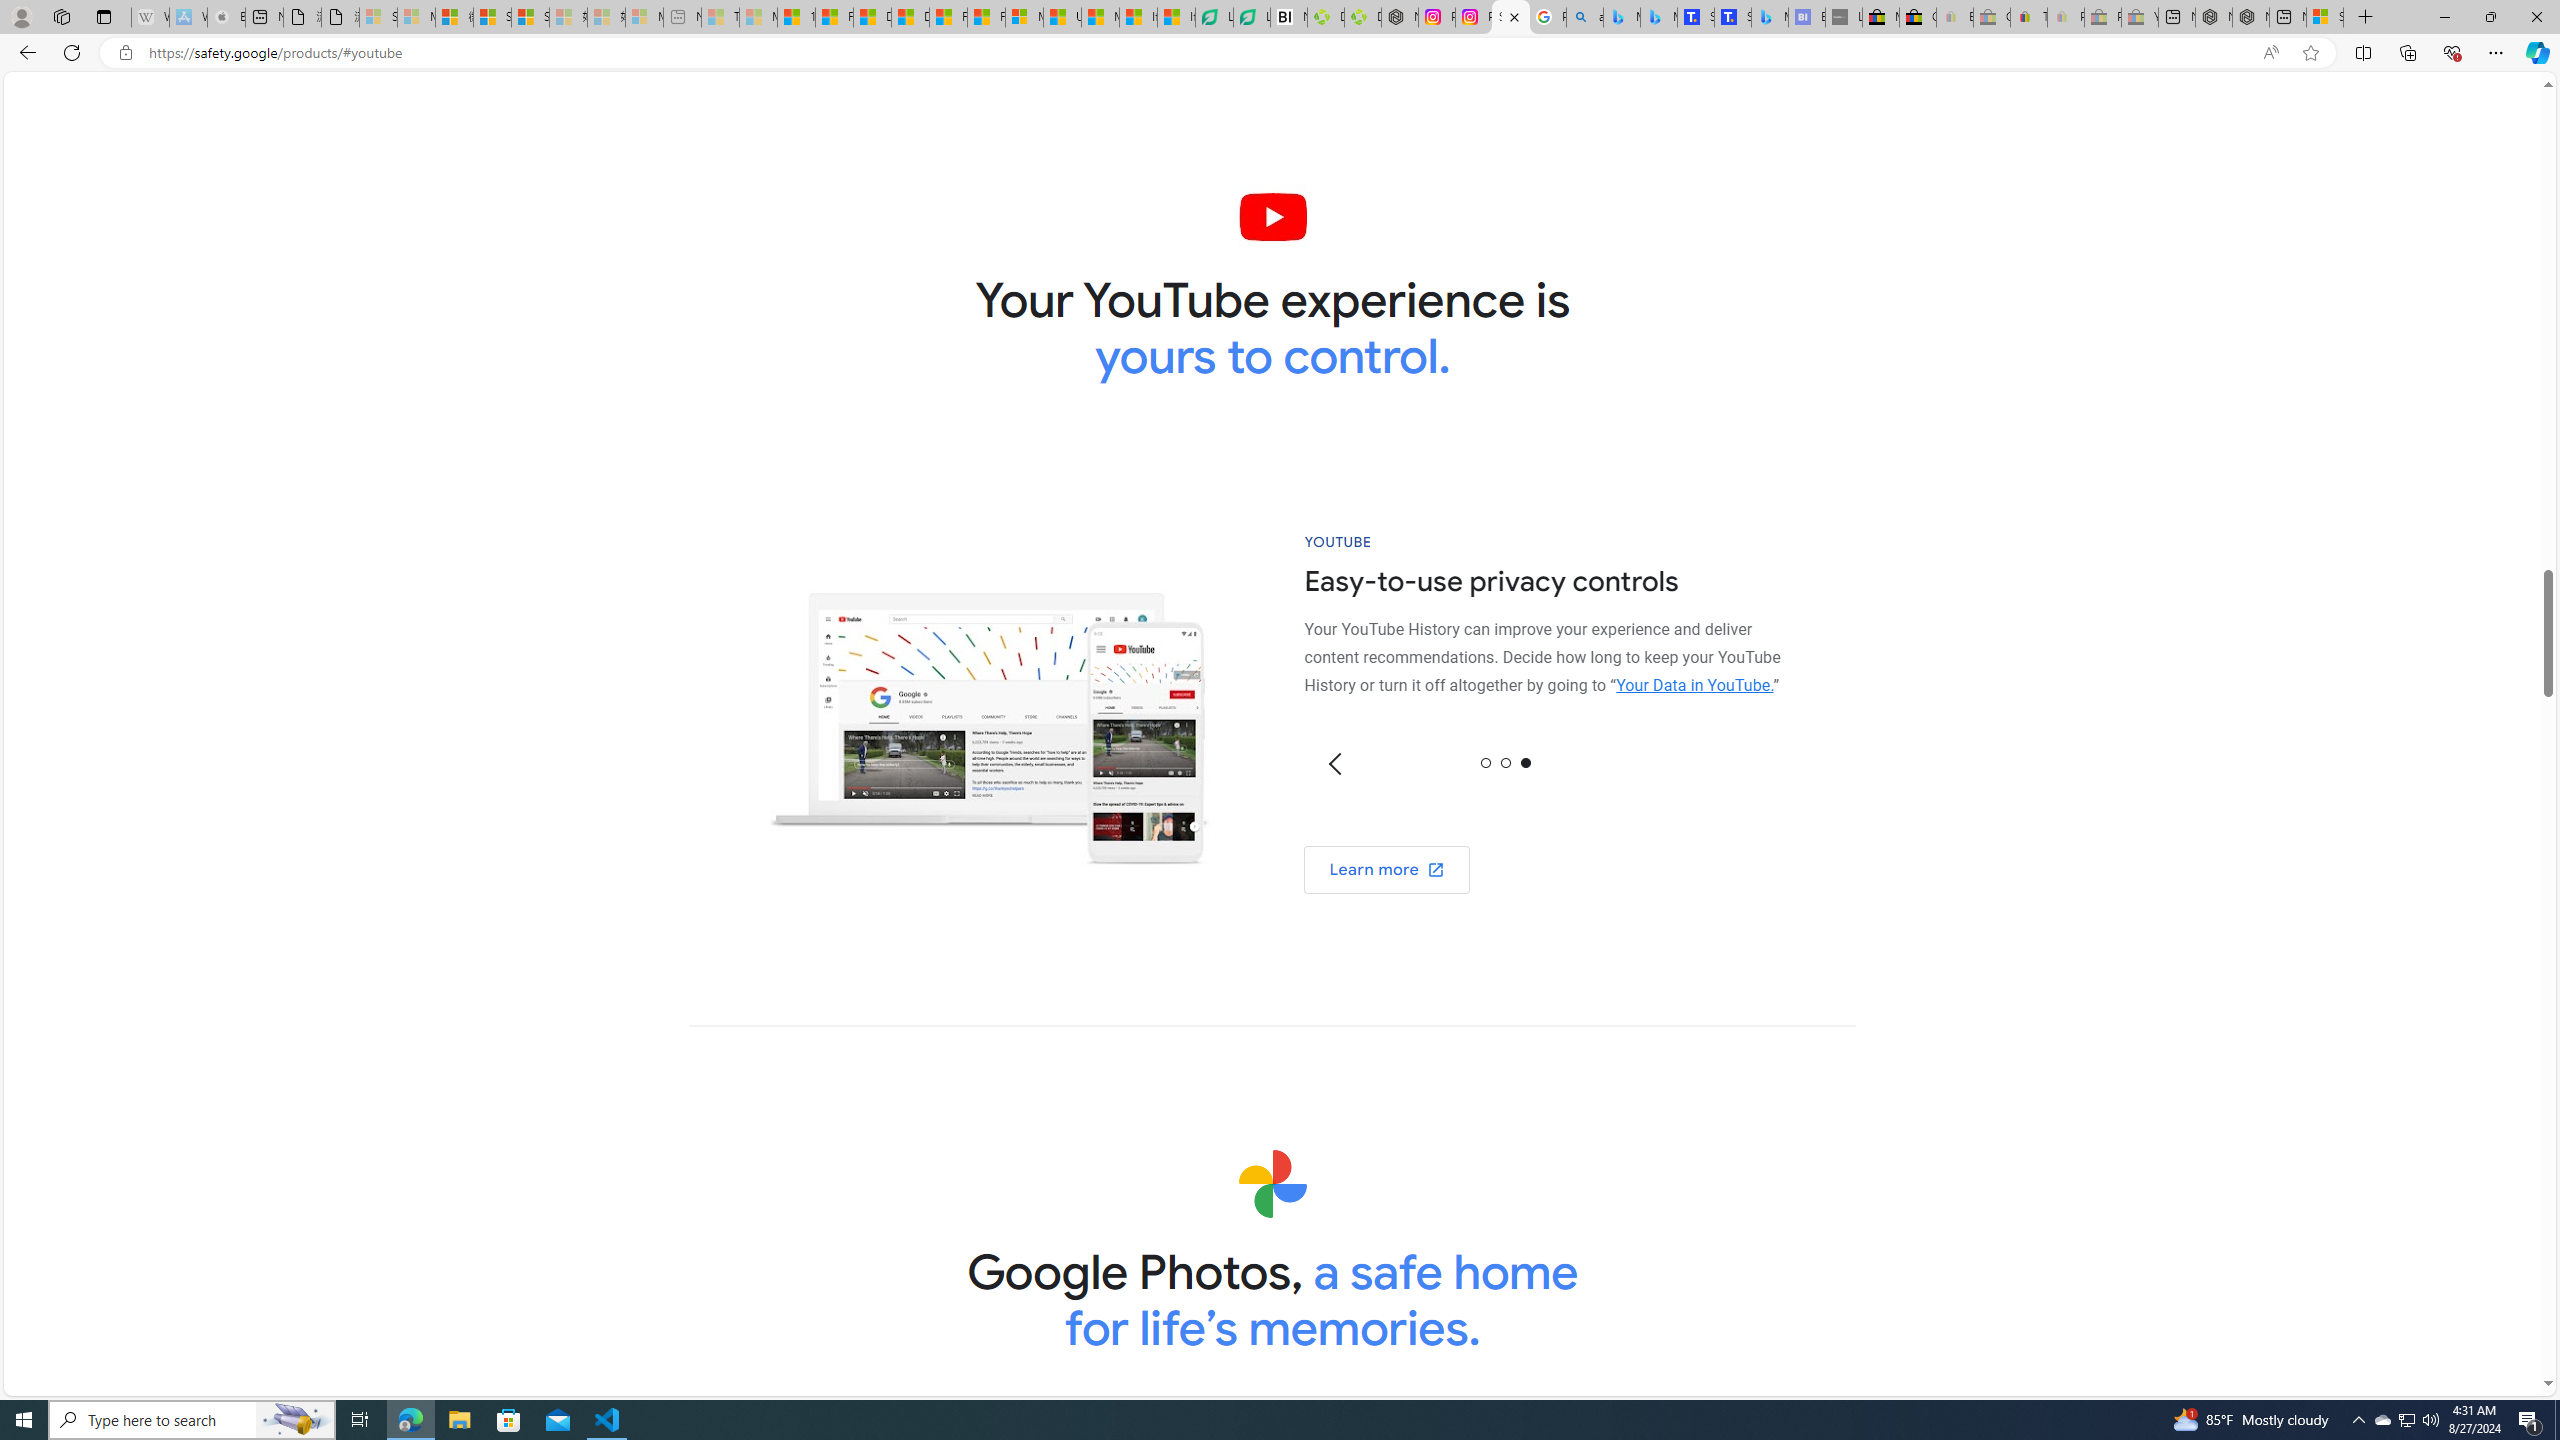  I want to click on 'Payments Terms of Use | eBay.com - Sleeping', so click(2064, 16).